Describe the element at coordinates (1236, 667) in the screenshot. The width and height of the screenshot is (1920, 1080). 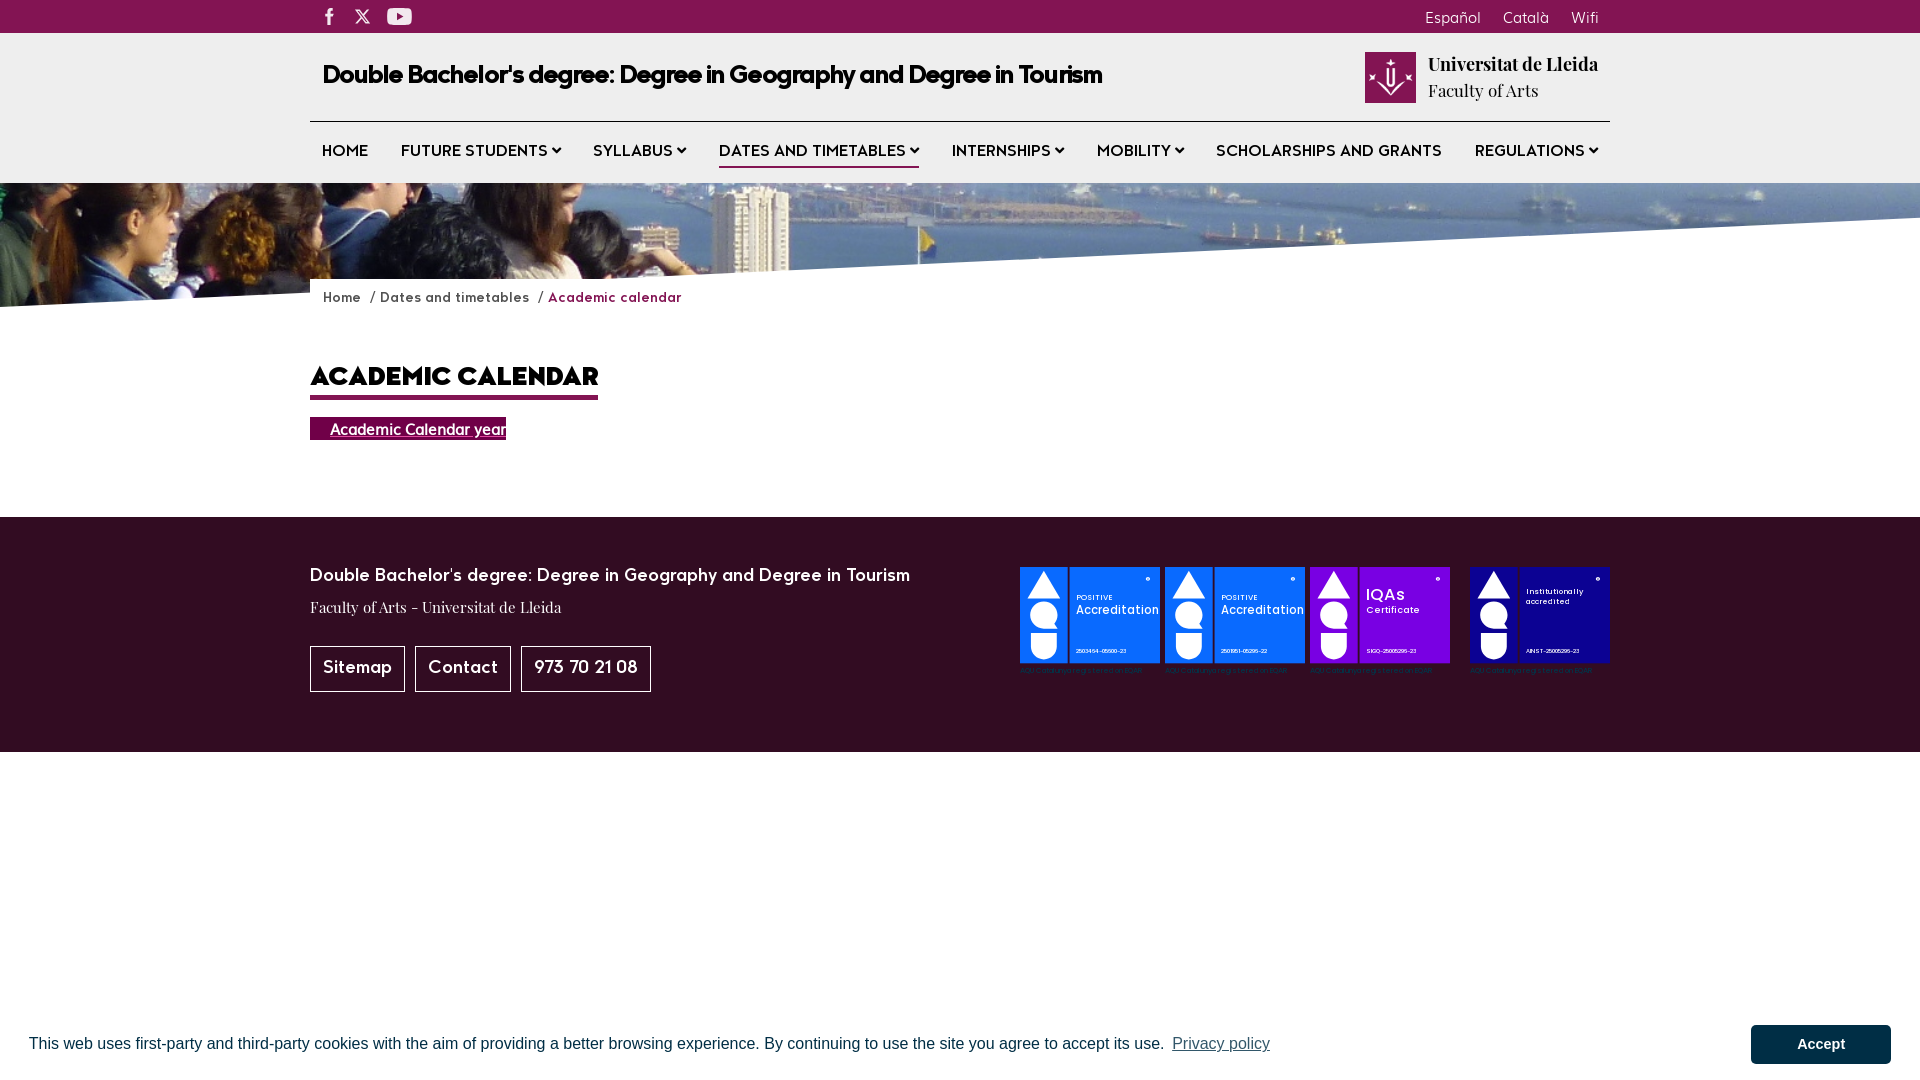
I see `'SegellAcreditacioAQU_GTurisme_en'` at that location.